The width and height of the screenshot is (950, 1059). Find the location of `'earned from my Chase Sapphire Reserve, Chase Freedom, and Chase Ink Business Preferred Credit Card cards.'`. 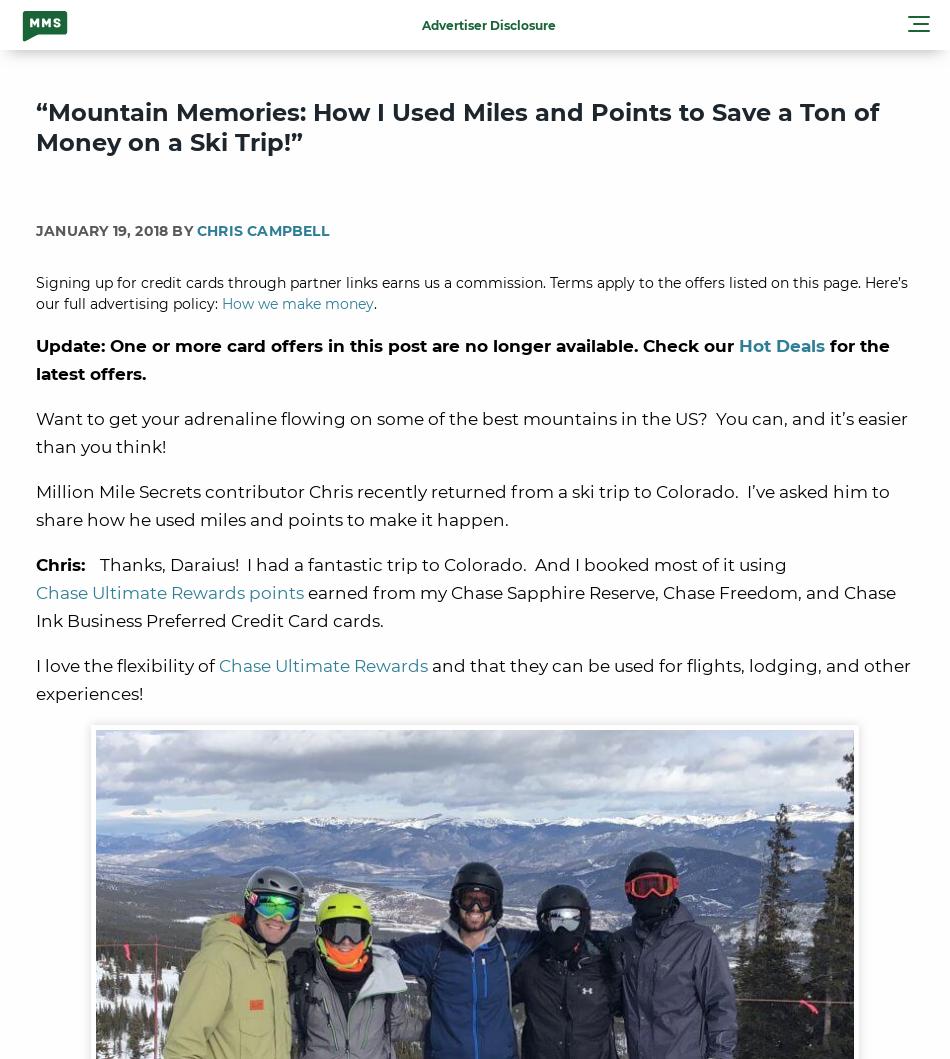

'earned from my Chase Sapphire Reserve, Chase Freedom, and Chase Ink Business Preferred Credit Card cards.' is located at coordinates (36, 606).